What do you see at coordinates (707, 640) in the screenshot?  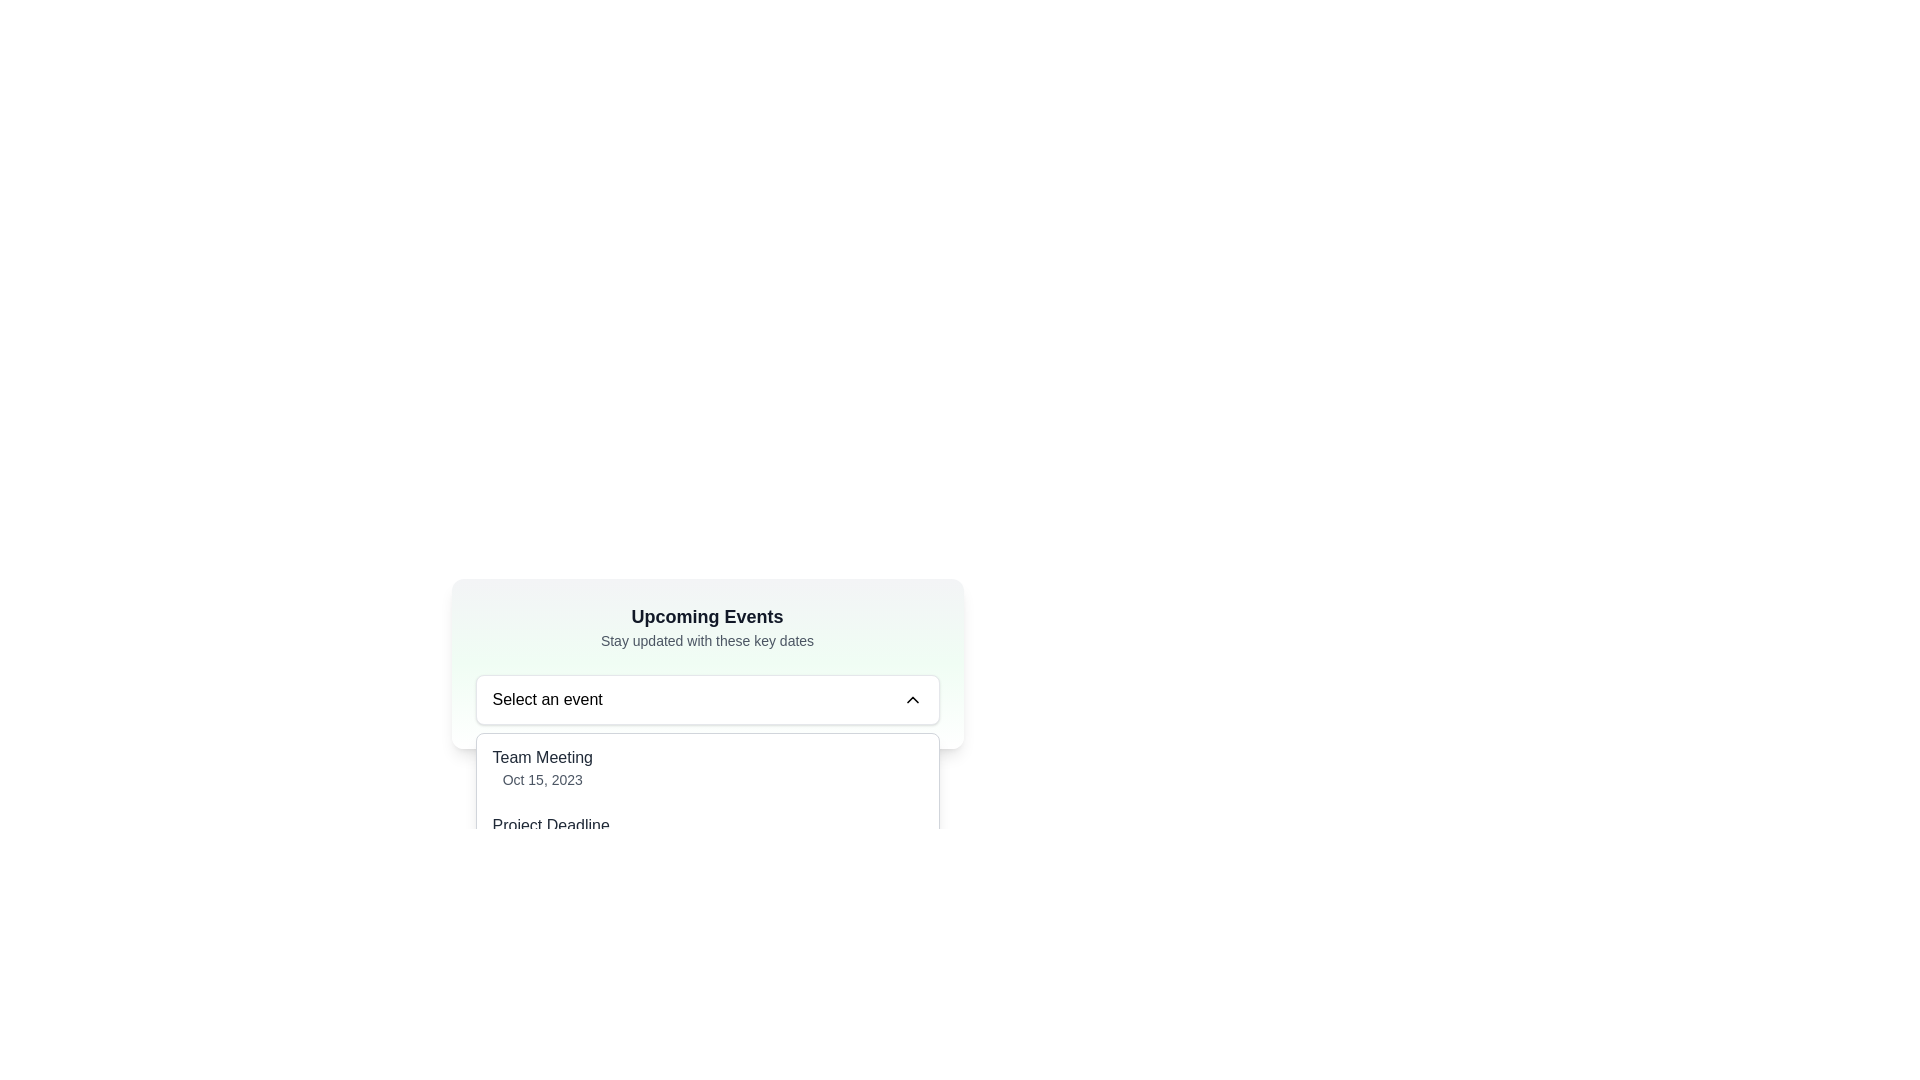 I see `the static text label that reads 'Stay updated with these key dates', which is situated below the title 'Upcoming Events' and above the dropdown menu labeled 'Select an event'` at bounding box center [707, 640].